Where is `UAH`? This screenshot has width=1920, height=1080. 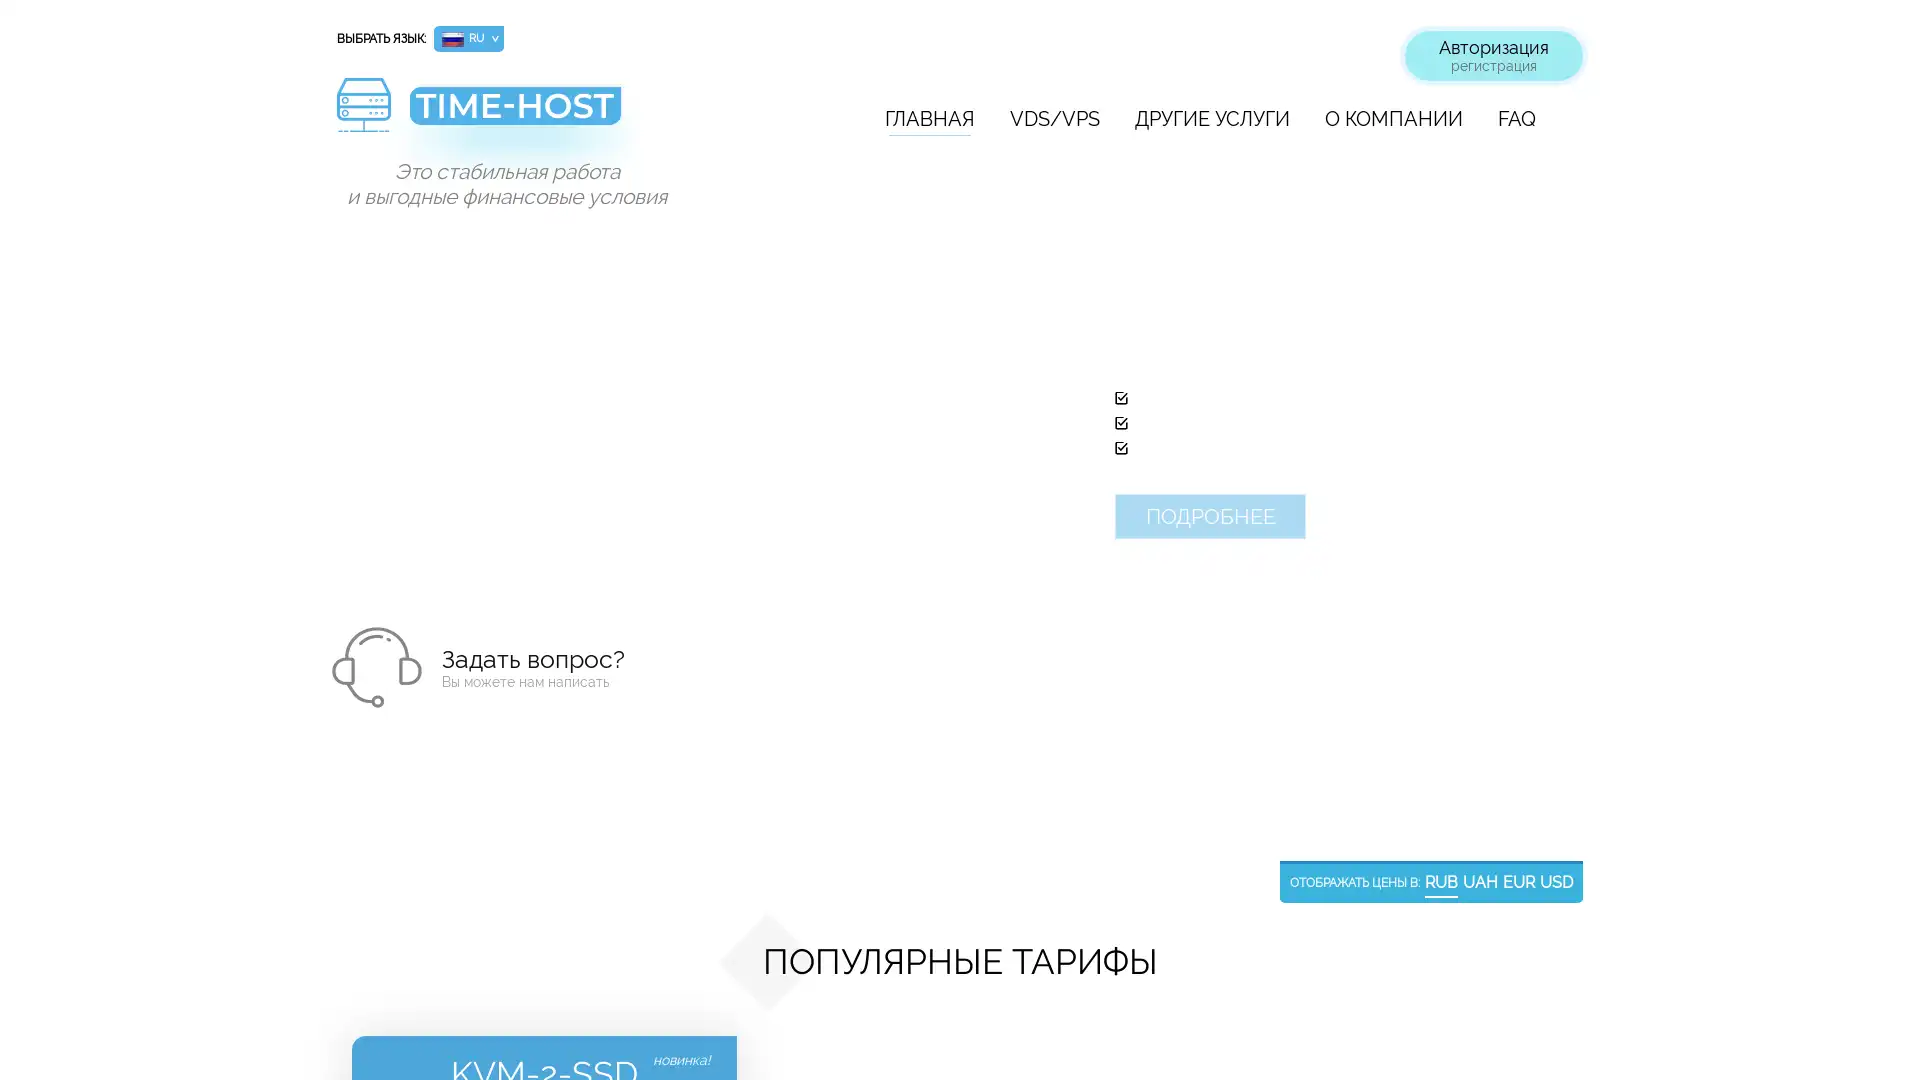 UAH is located at coordinates (1480, 882).